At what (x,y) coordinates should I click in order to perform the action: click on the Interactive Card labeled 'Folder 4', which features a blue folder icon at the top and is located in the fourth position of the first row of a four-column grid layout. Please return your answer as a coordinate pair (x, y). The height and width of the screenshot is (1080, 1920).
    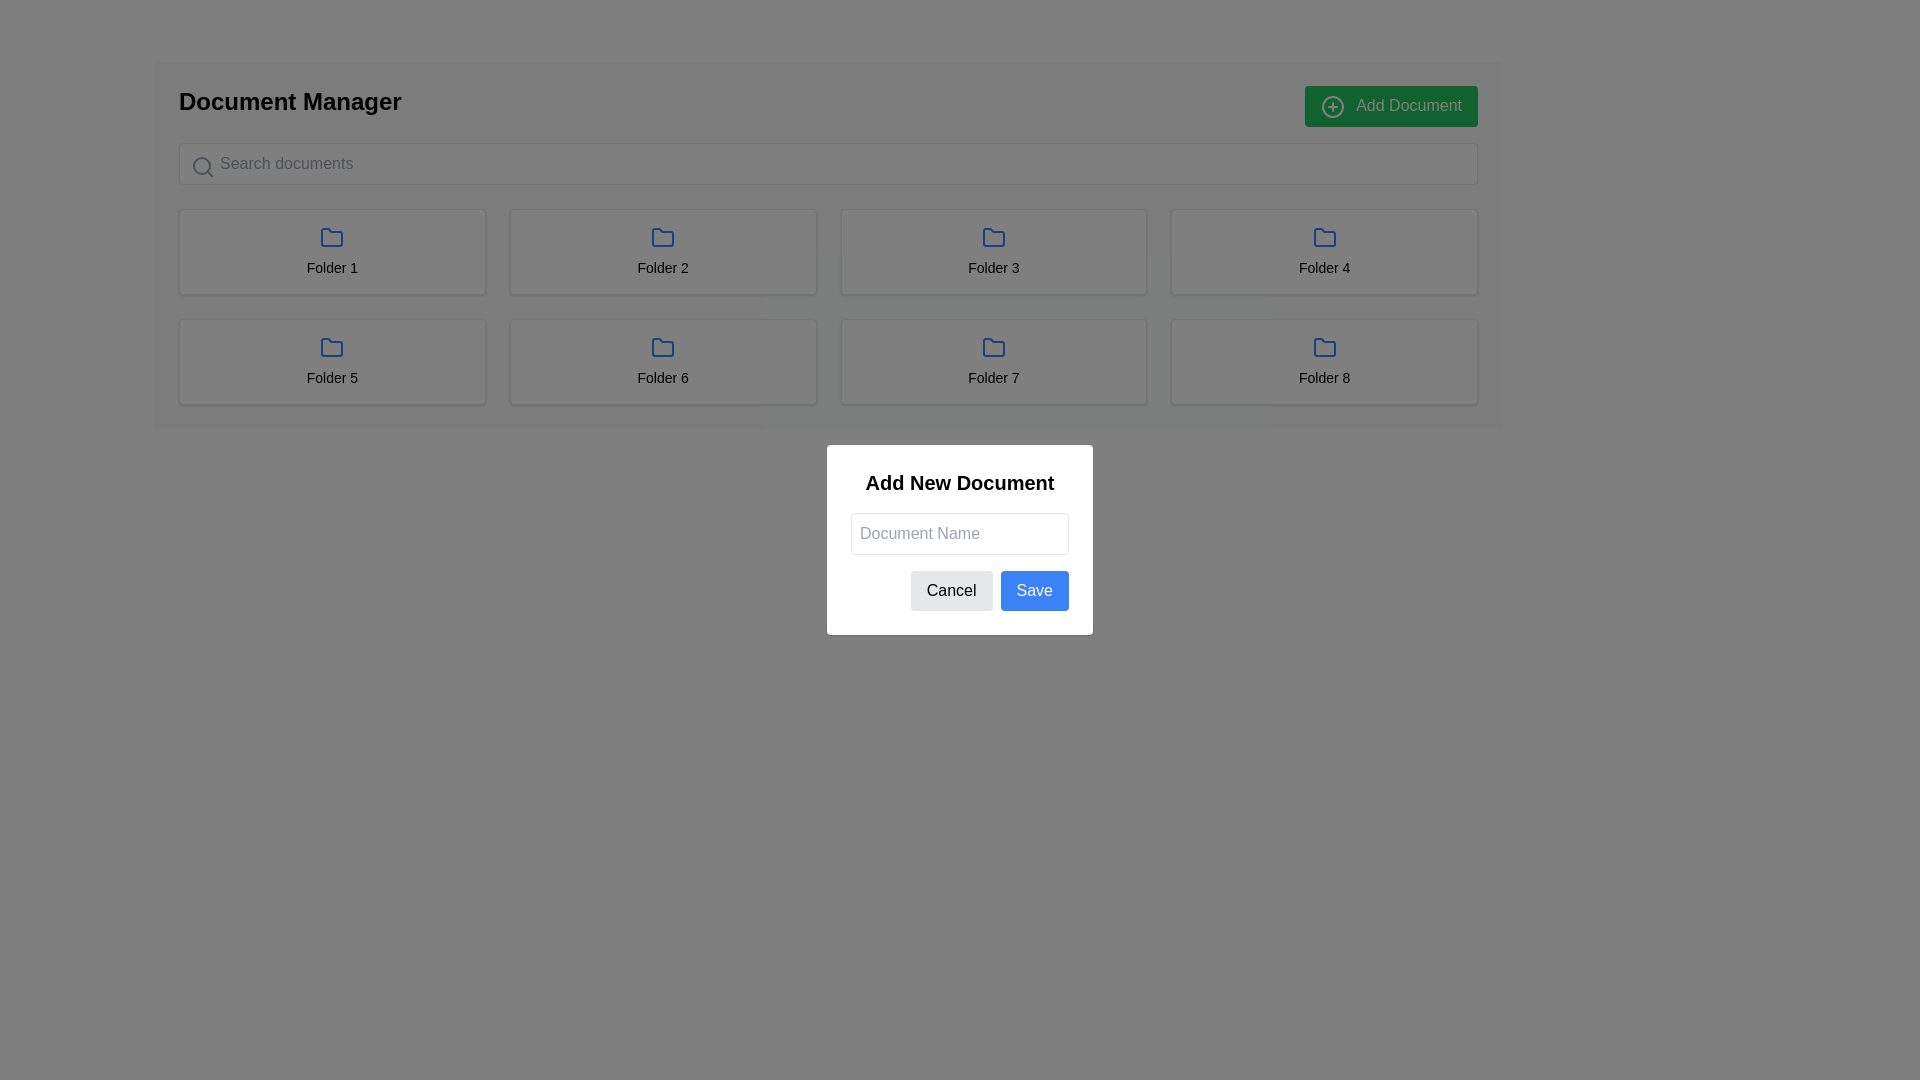
    Looking at the image, I should click on (1324, 250).